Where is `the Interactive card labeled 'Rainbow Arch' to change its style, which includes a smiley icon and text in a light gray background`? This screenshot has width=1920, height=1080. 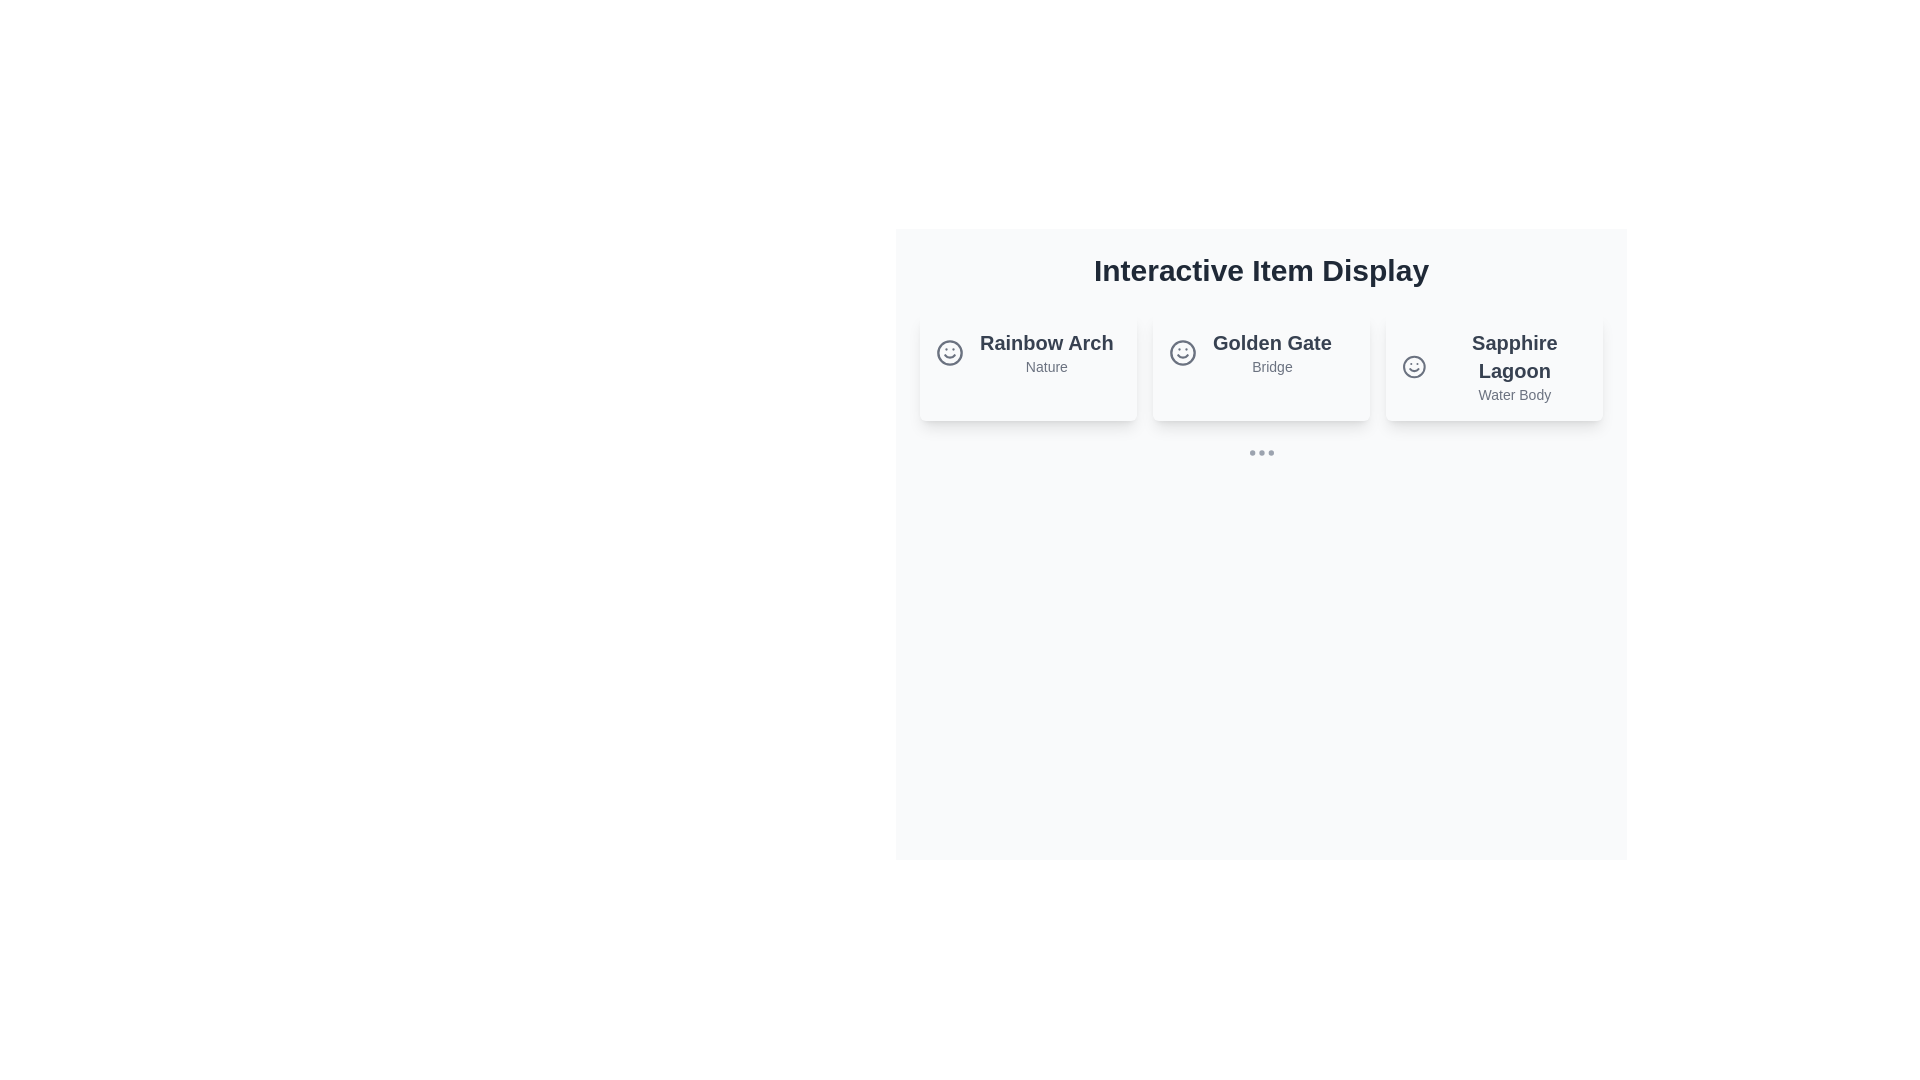 the Interactive card labeled 'Rainbow Arch' to change its style, which includes a smiley icon and text in a light gray background is located at coordinates (1024, 352).